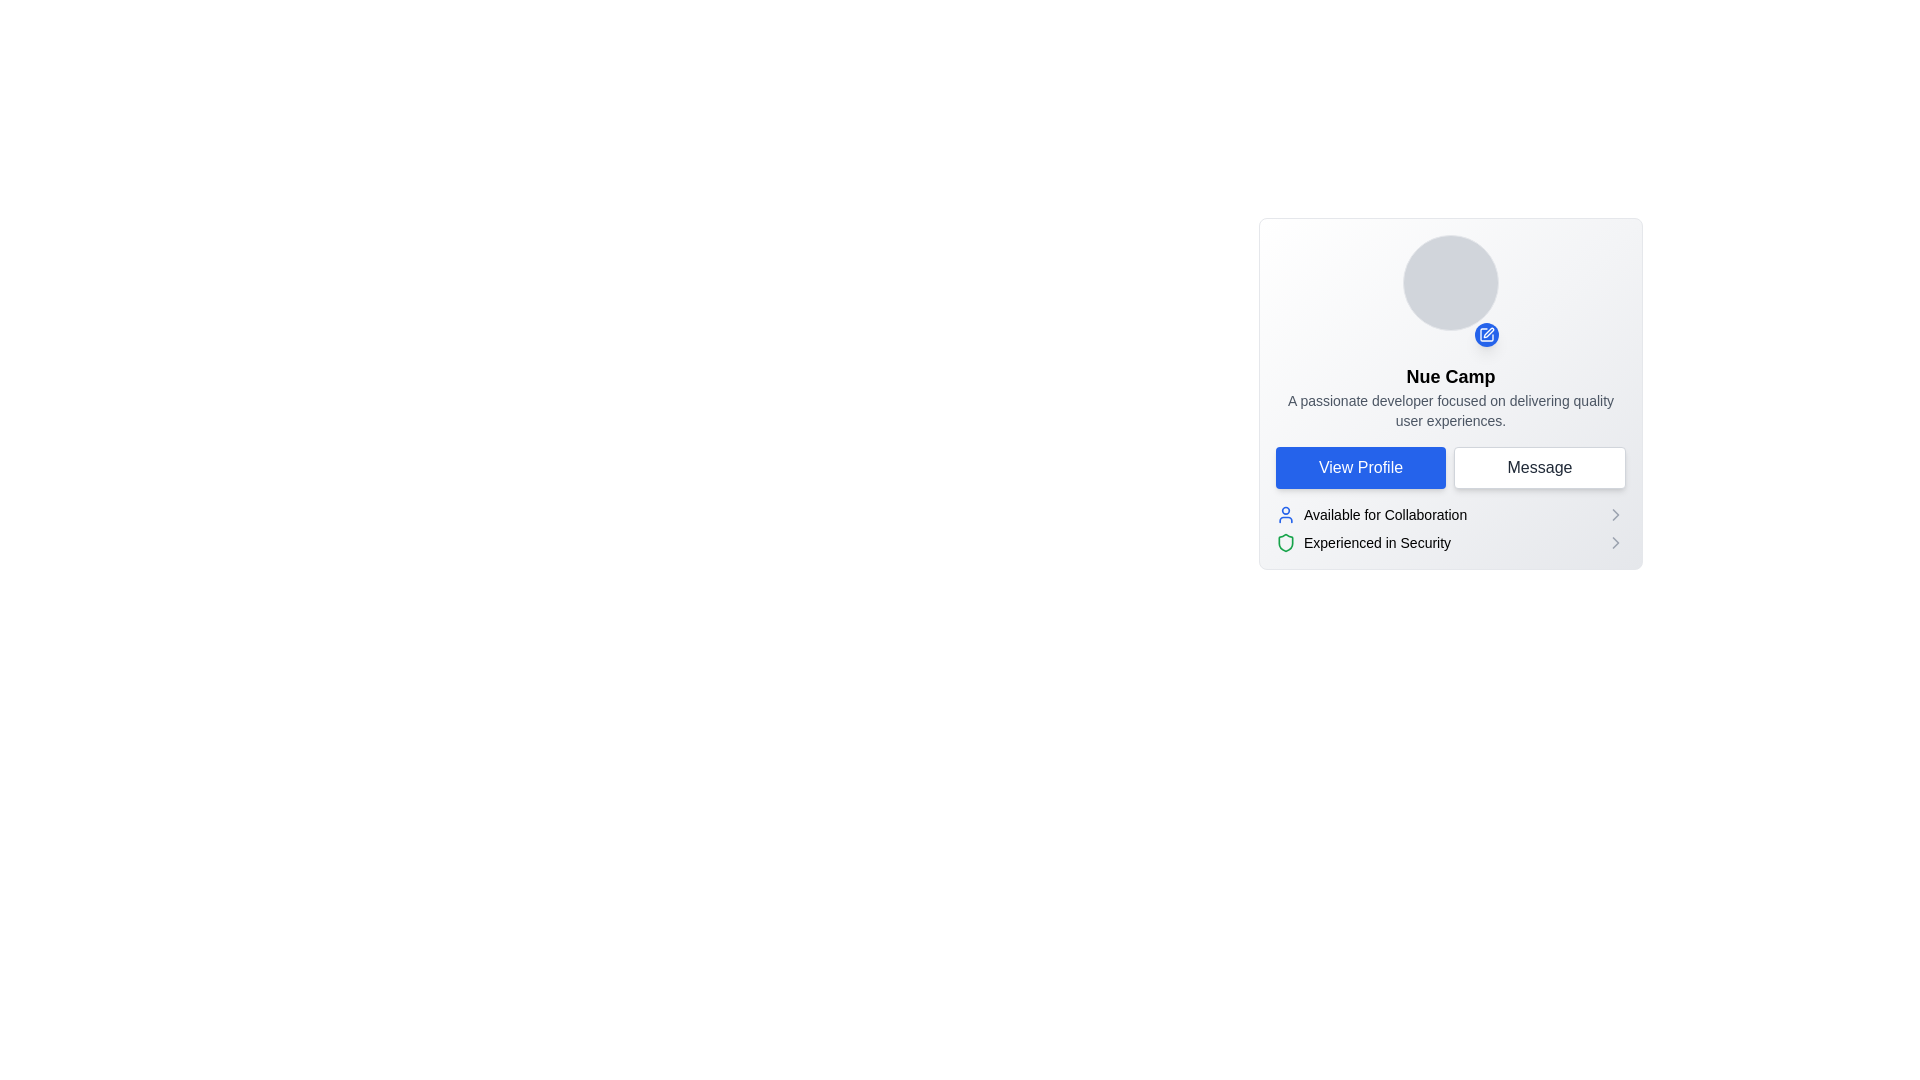  I want to click on the edit button located at the bottom-right of the user's profile picture to modify the profile picture or related settings, so click(1487, 334).